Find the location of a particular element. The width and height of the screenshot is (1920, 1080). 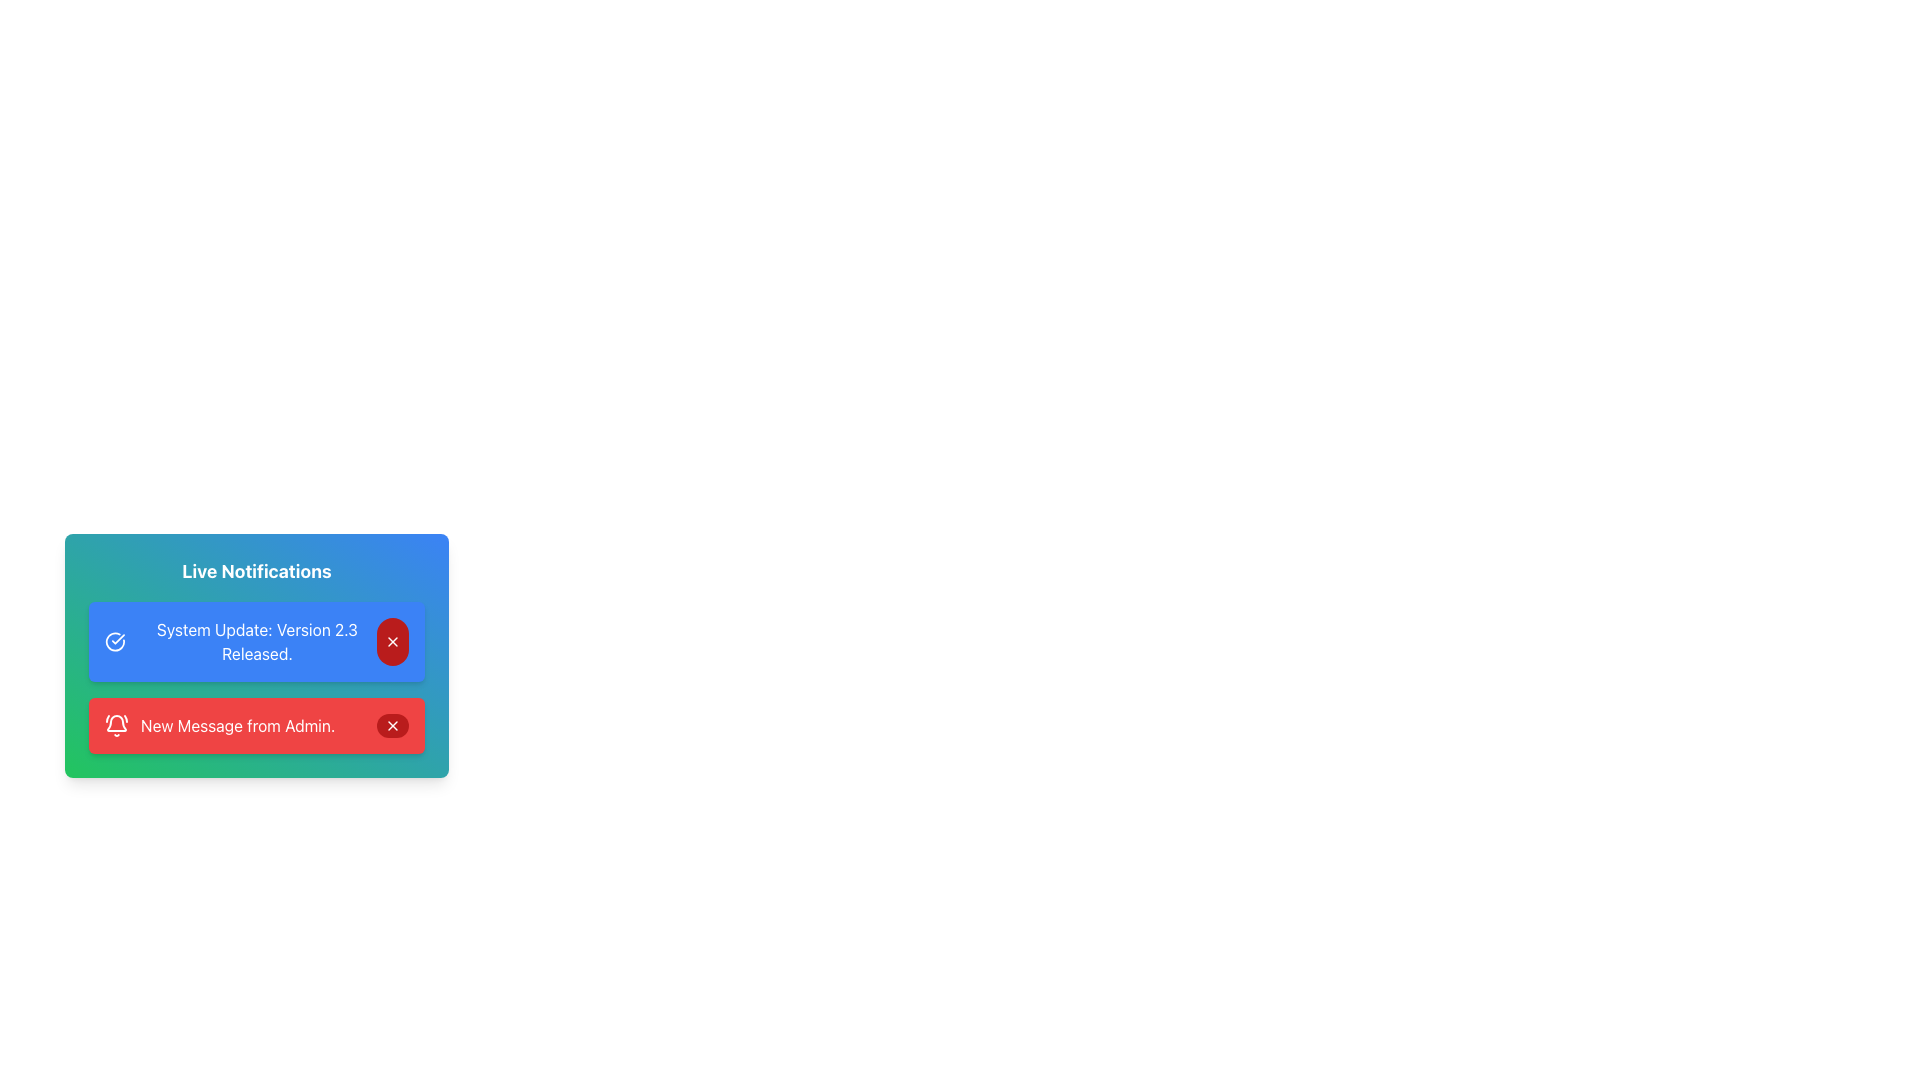

notification text about the release of version 2.3 of the system located in the upper notification box, to the leftmost section adjacent to the cancel button is located at coordinates (240, 641).